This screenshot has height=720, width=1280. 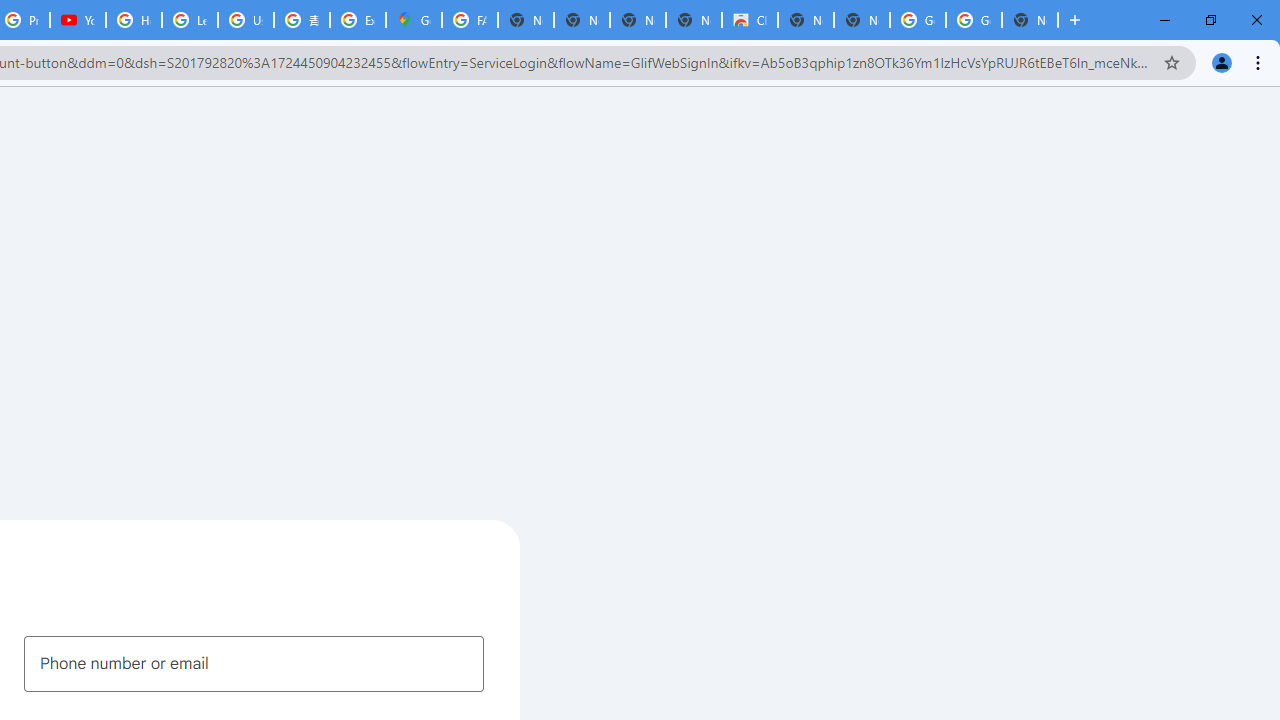 I want to click on 'Phone number or email', so click(x=253, y=663).